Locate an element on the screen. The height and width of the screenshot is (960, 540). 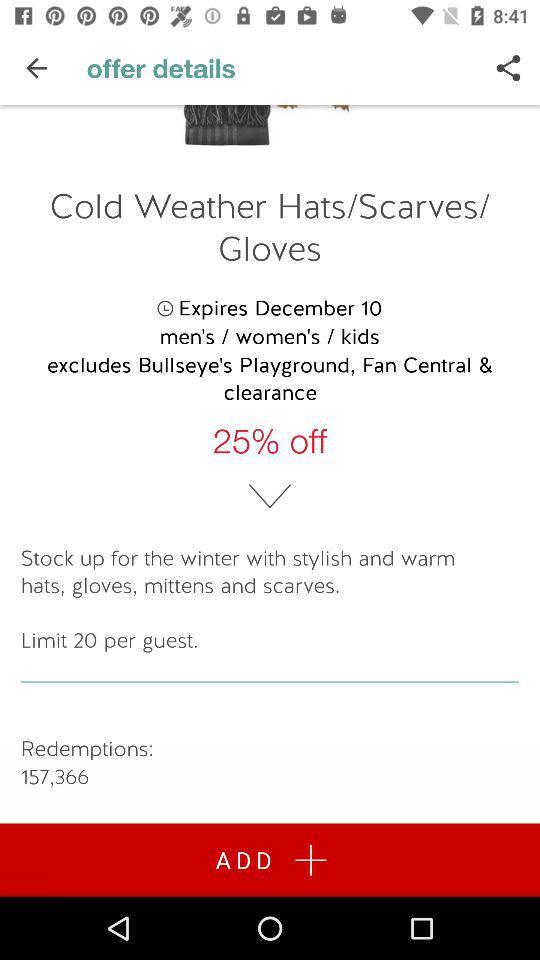
icon to the left of offer details is located at coordinates (36, 68).